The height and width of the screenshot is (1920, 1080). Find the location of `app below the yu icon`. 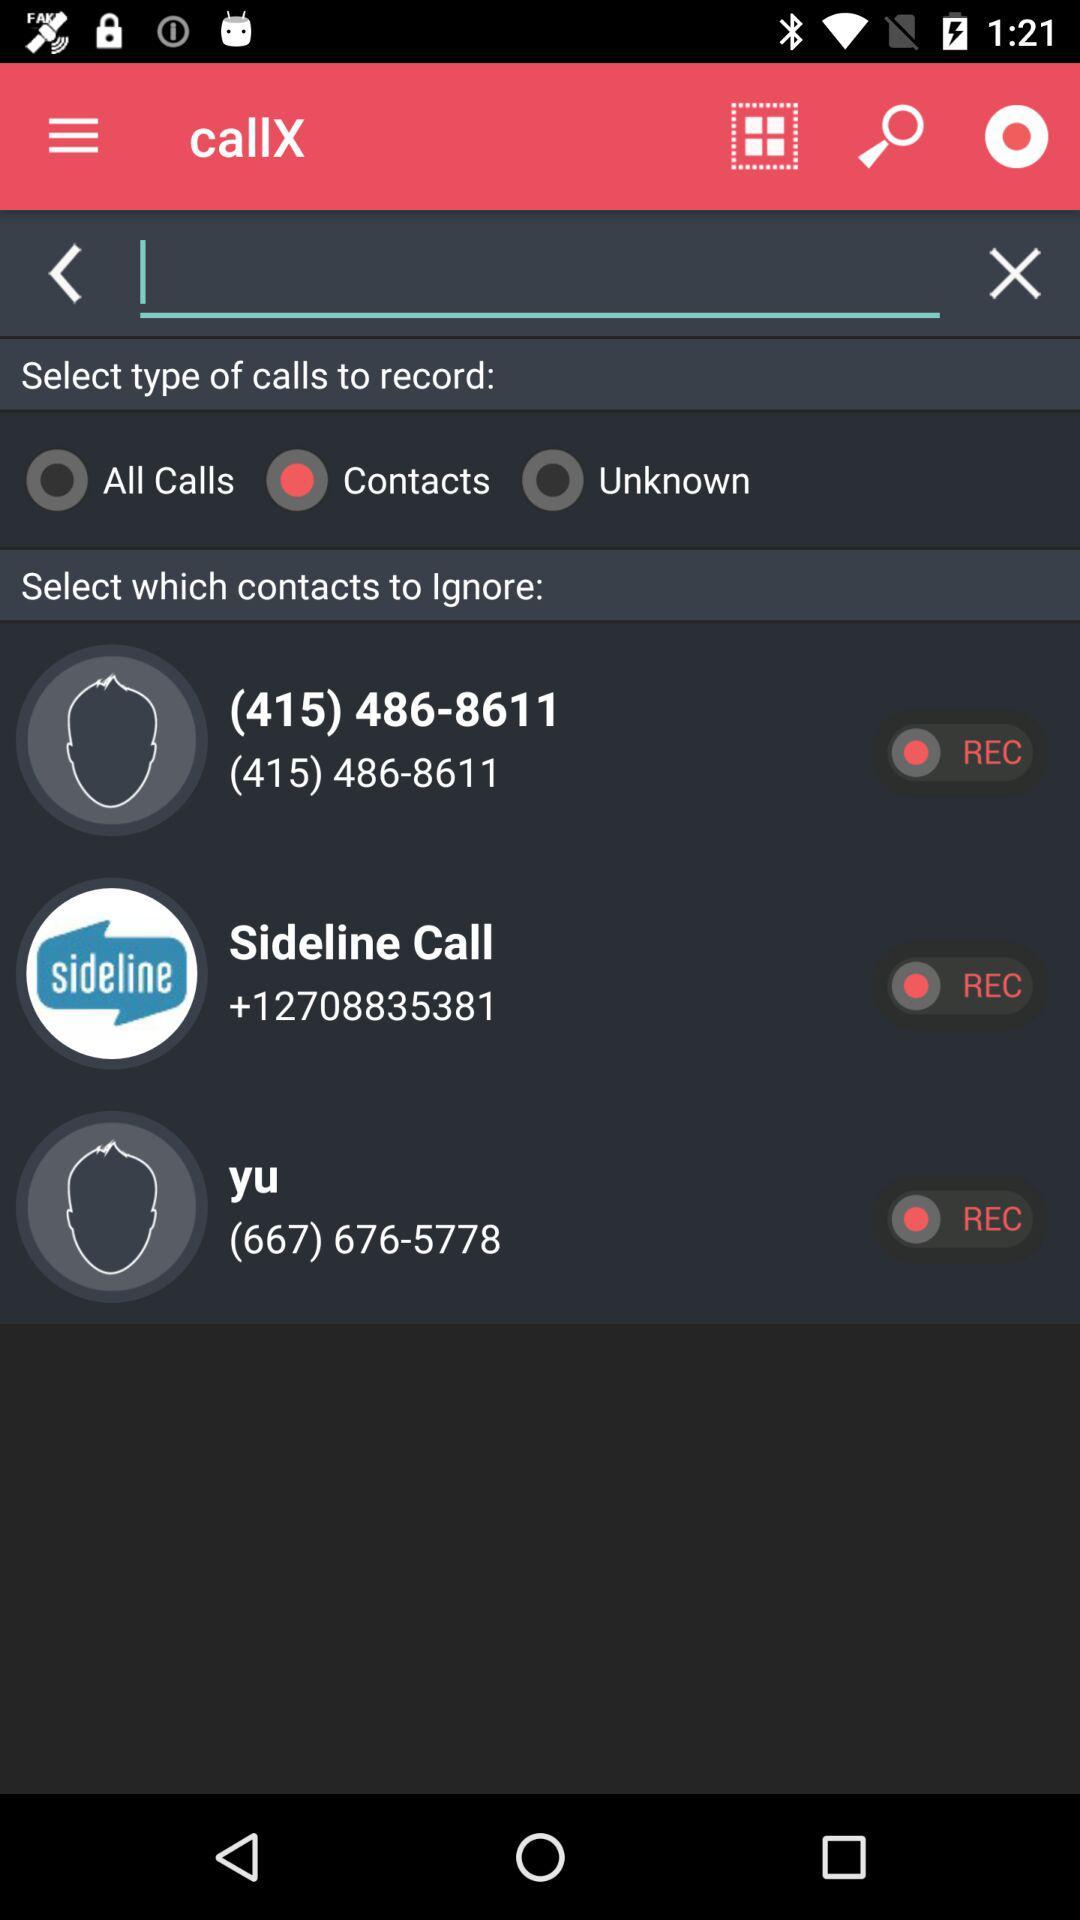

app below the yu icon is located at coordinates (358, 1236).